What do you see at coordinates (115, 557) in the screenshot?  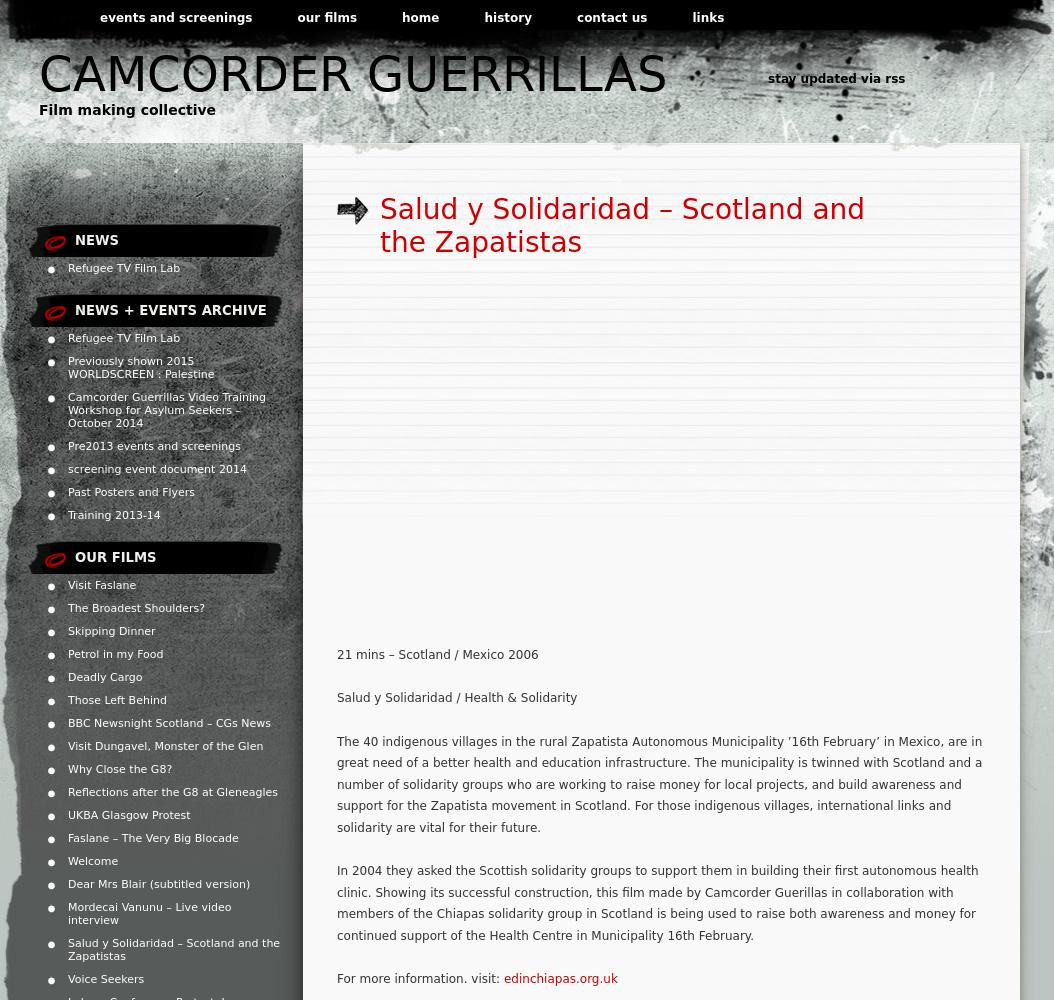 I see `'Our Films'` at bounding box center [115, 557].